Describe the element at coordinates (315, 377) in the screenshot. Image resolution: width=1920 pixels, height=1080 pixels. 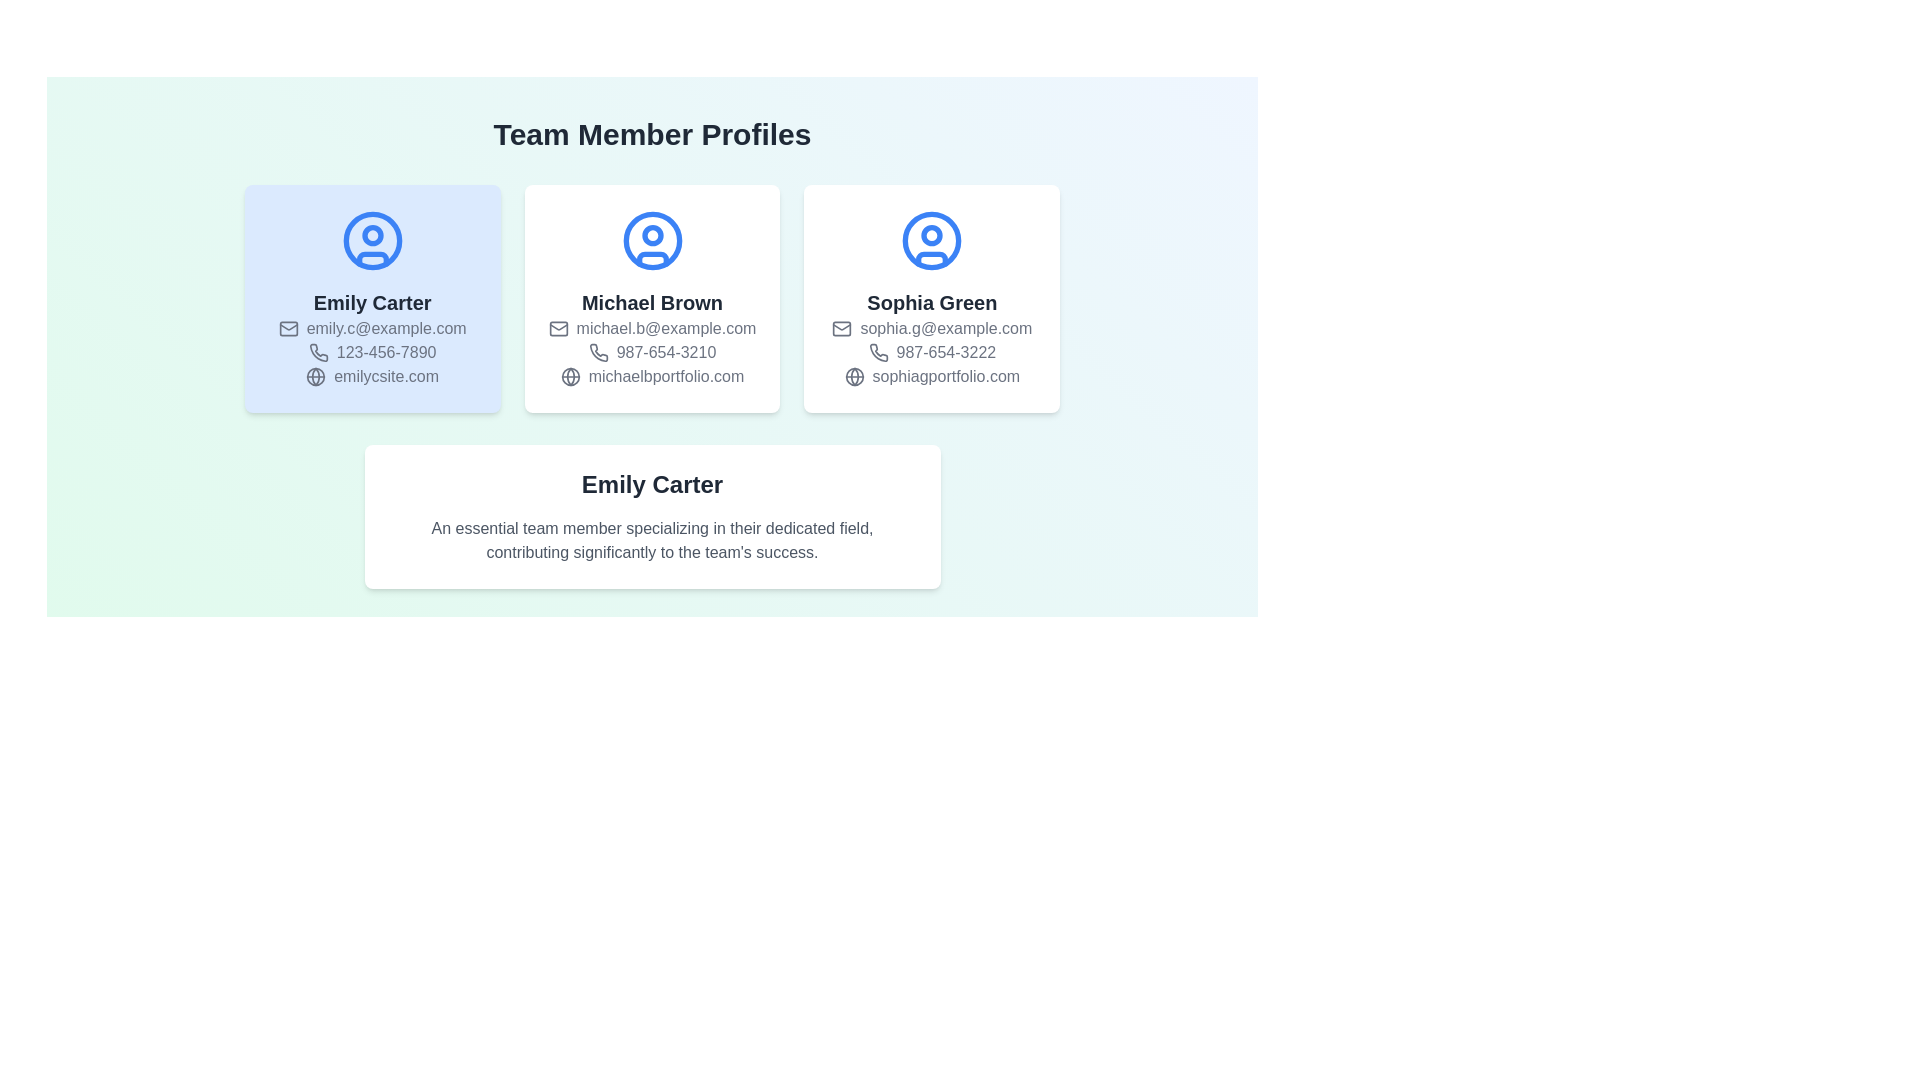
I see `the globe icon associated with Emily Carter's profile card, located at the bottom-left corner near her contact details` at that location.